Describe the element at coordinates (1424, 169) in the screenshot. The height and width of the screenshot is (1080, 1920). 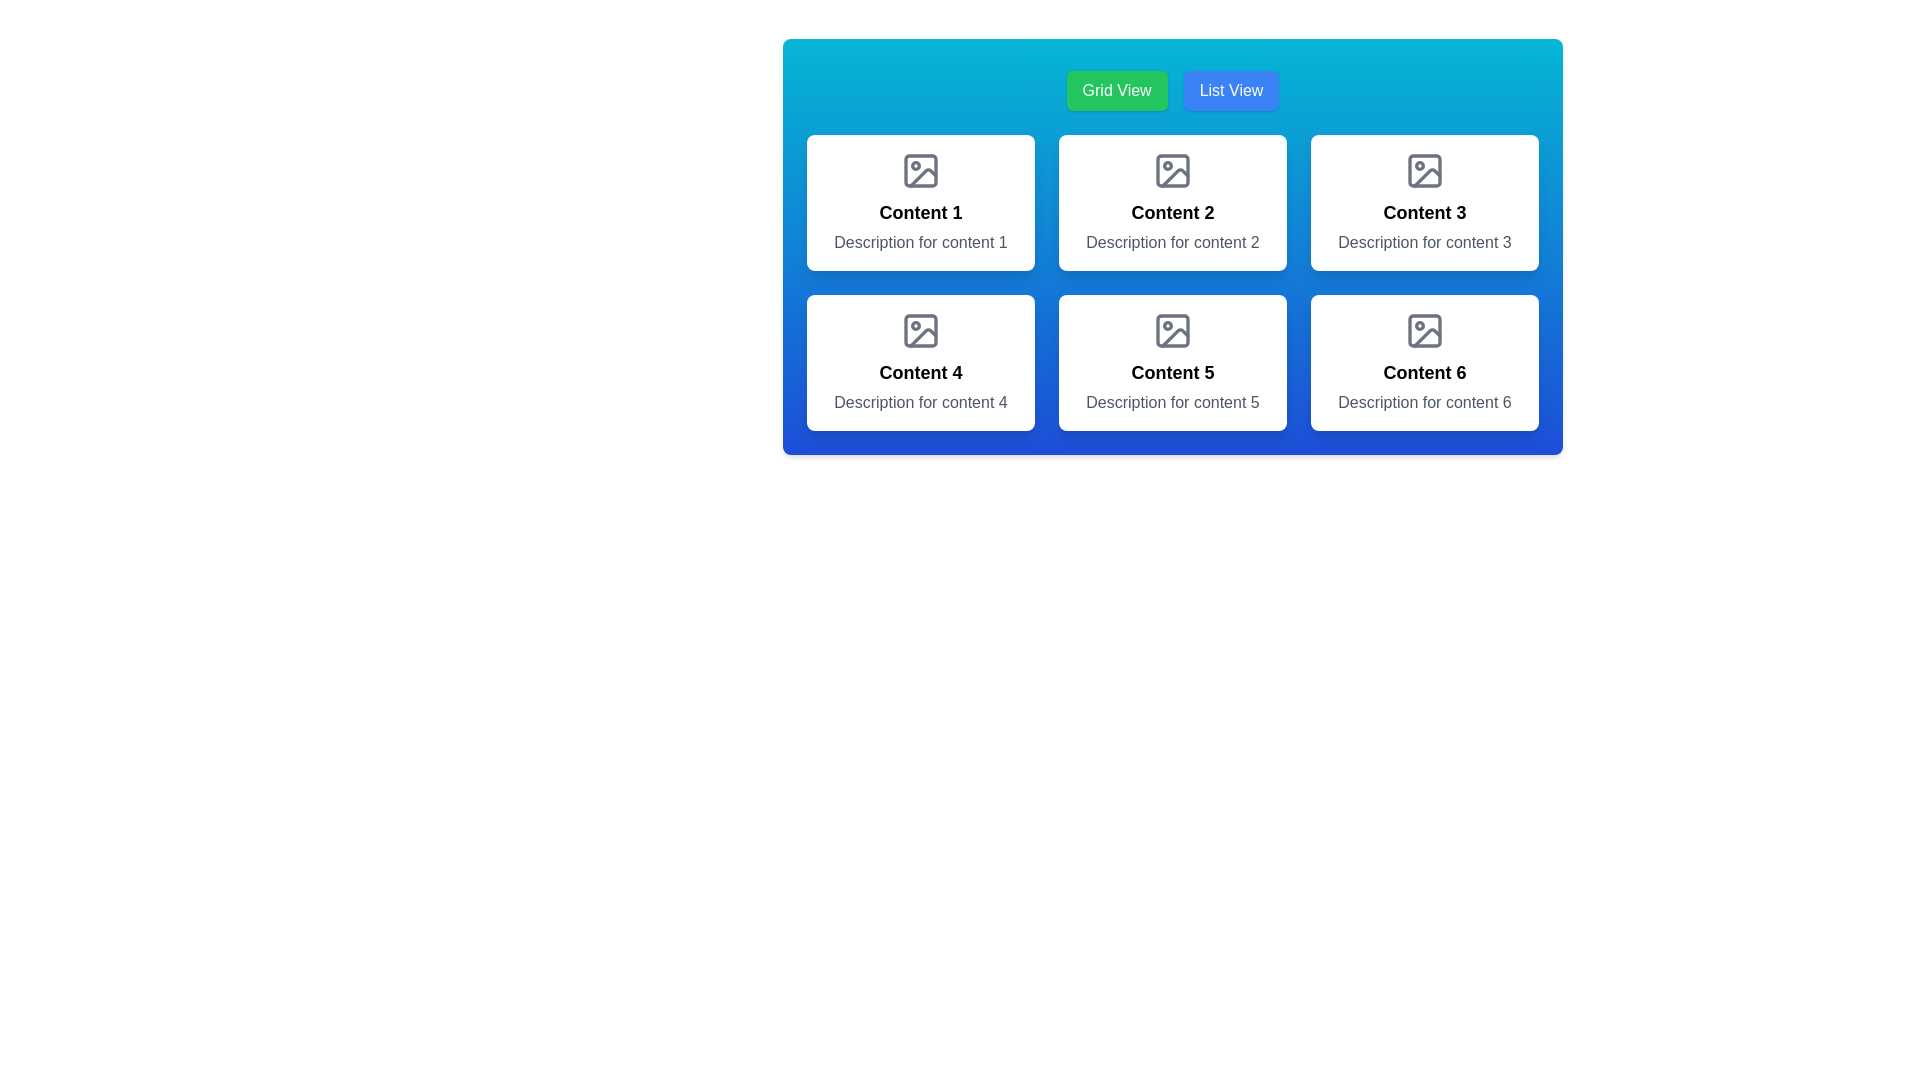
I see `the icon representing the image or media within the 'Content 3' card, located at the top-center region above the text 'Content 3'` at that location.